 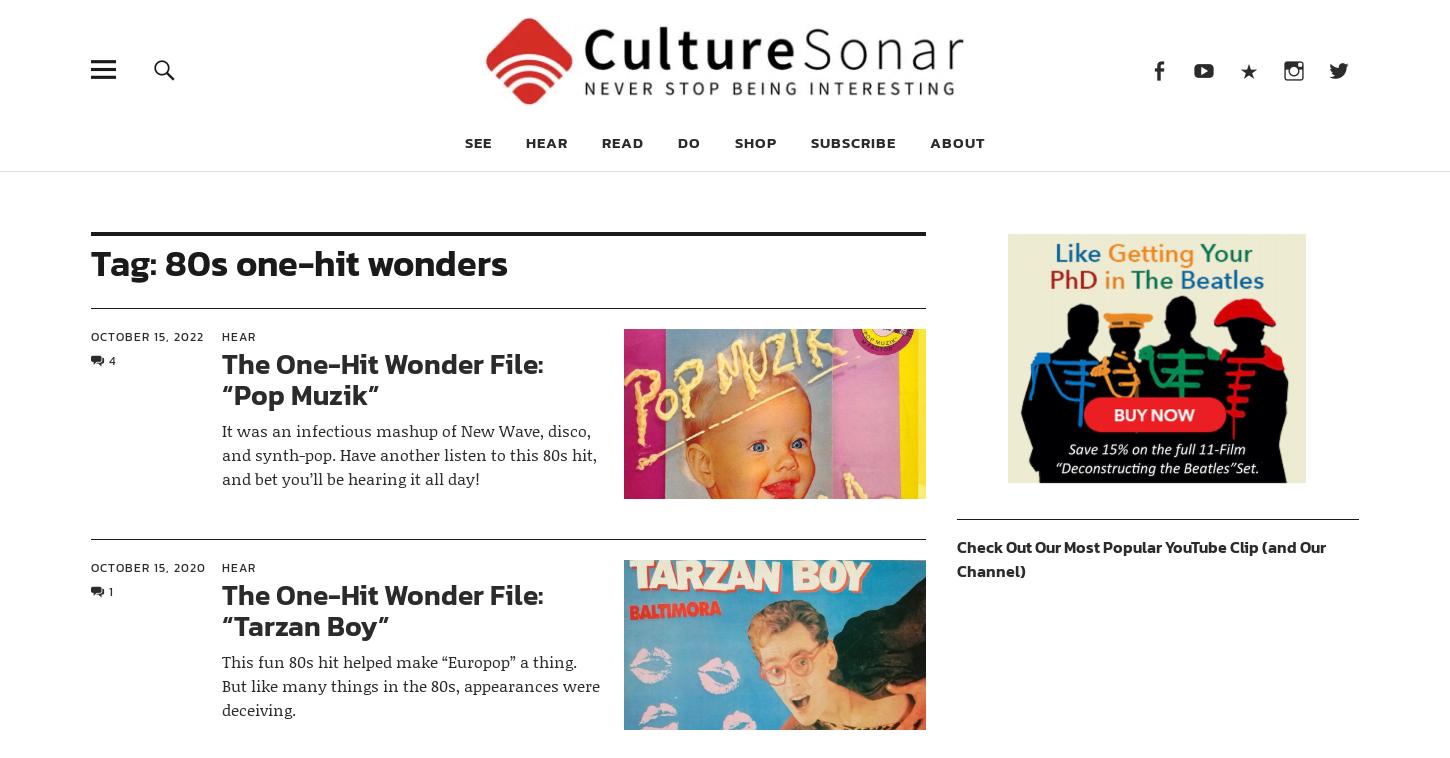 I want to click on 'October 15, 2020', so click(x=146, y=565).